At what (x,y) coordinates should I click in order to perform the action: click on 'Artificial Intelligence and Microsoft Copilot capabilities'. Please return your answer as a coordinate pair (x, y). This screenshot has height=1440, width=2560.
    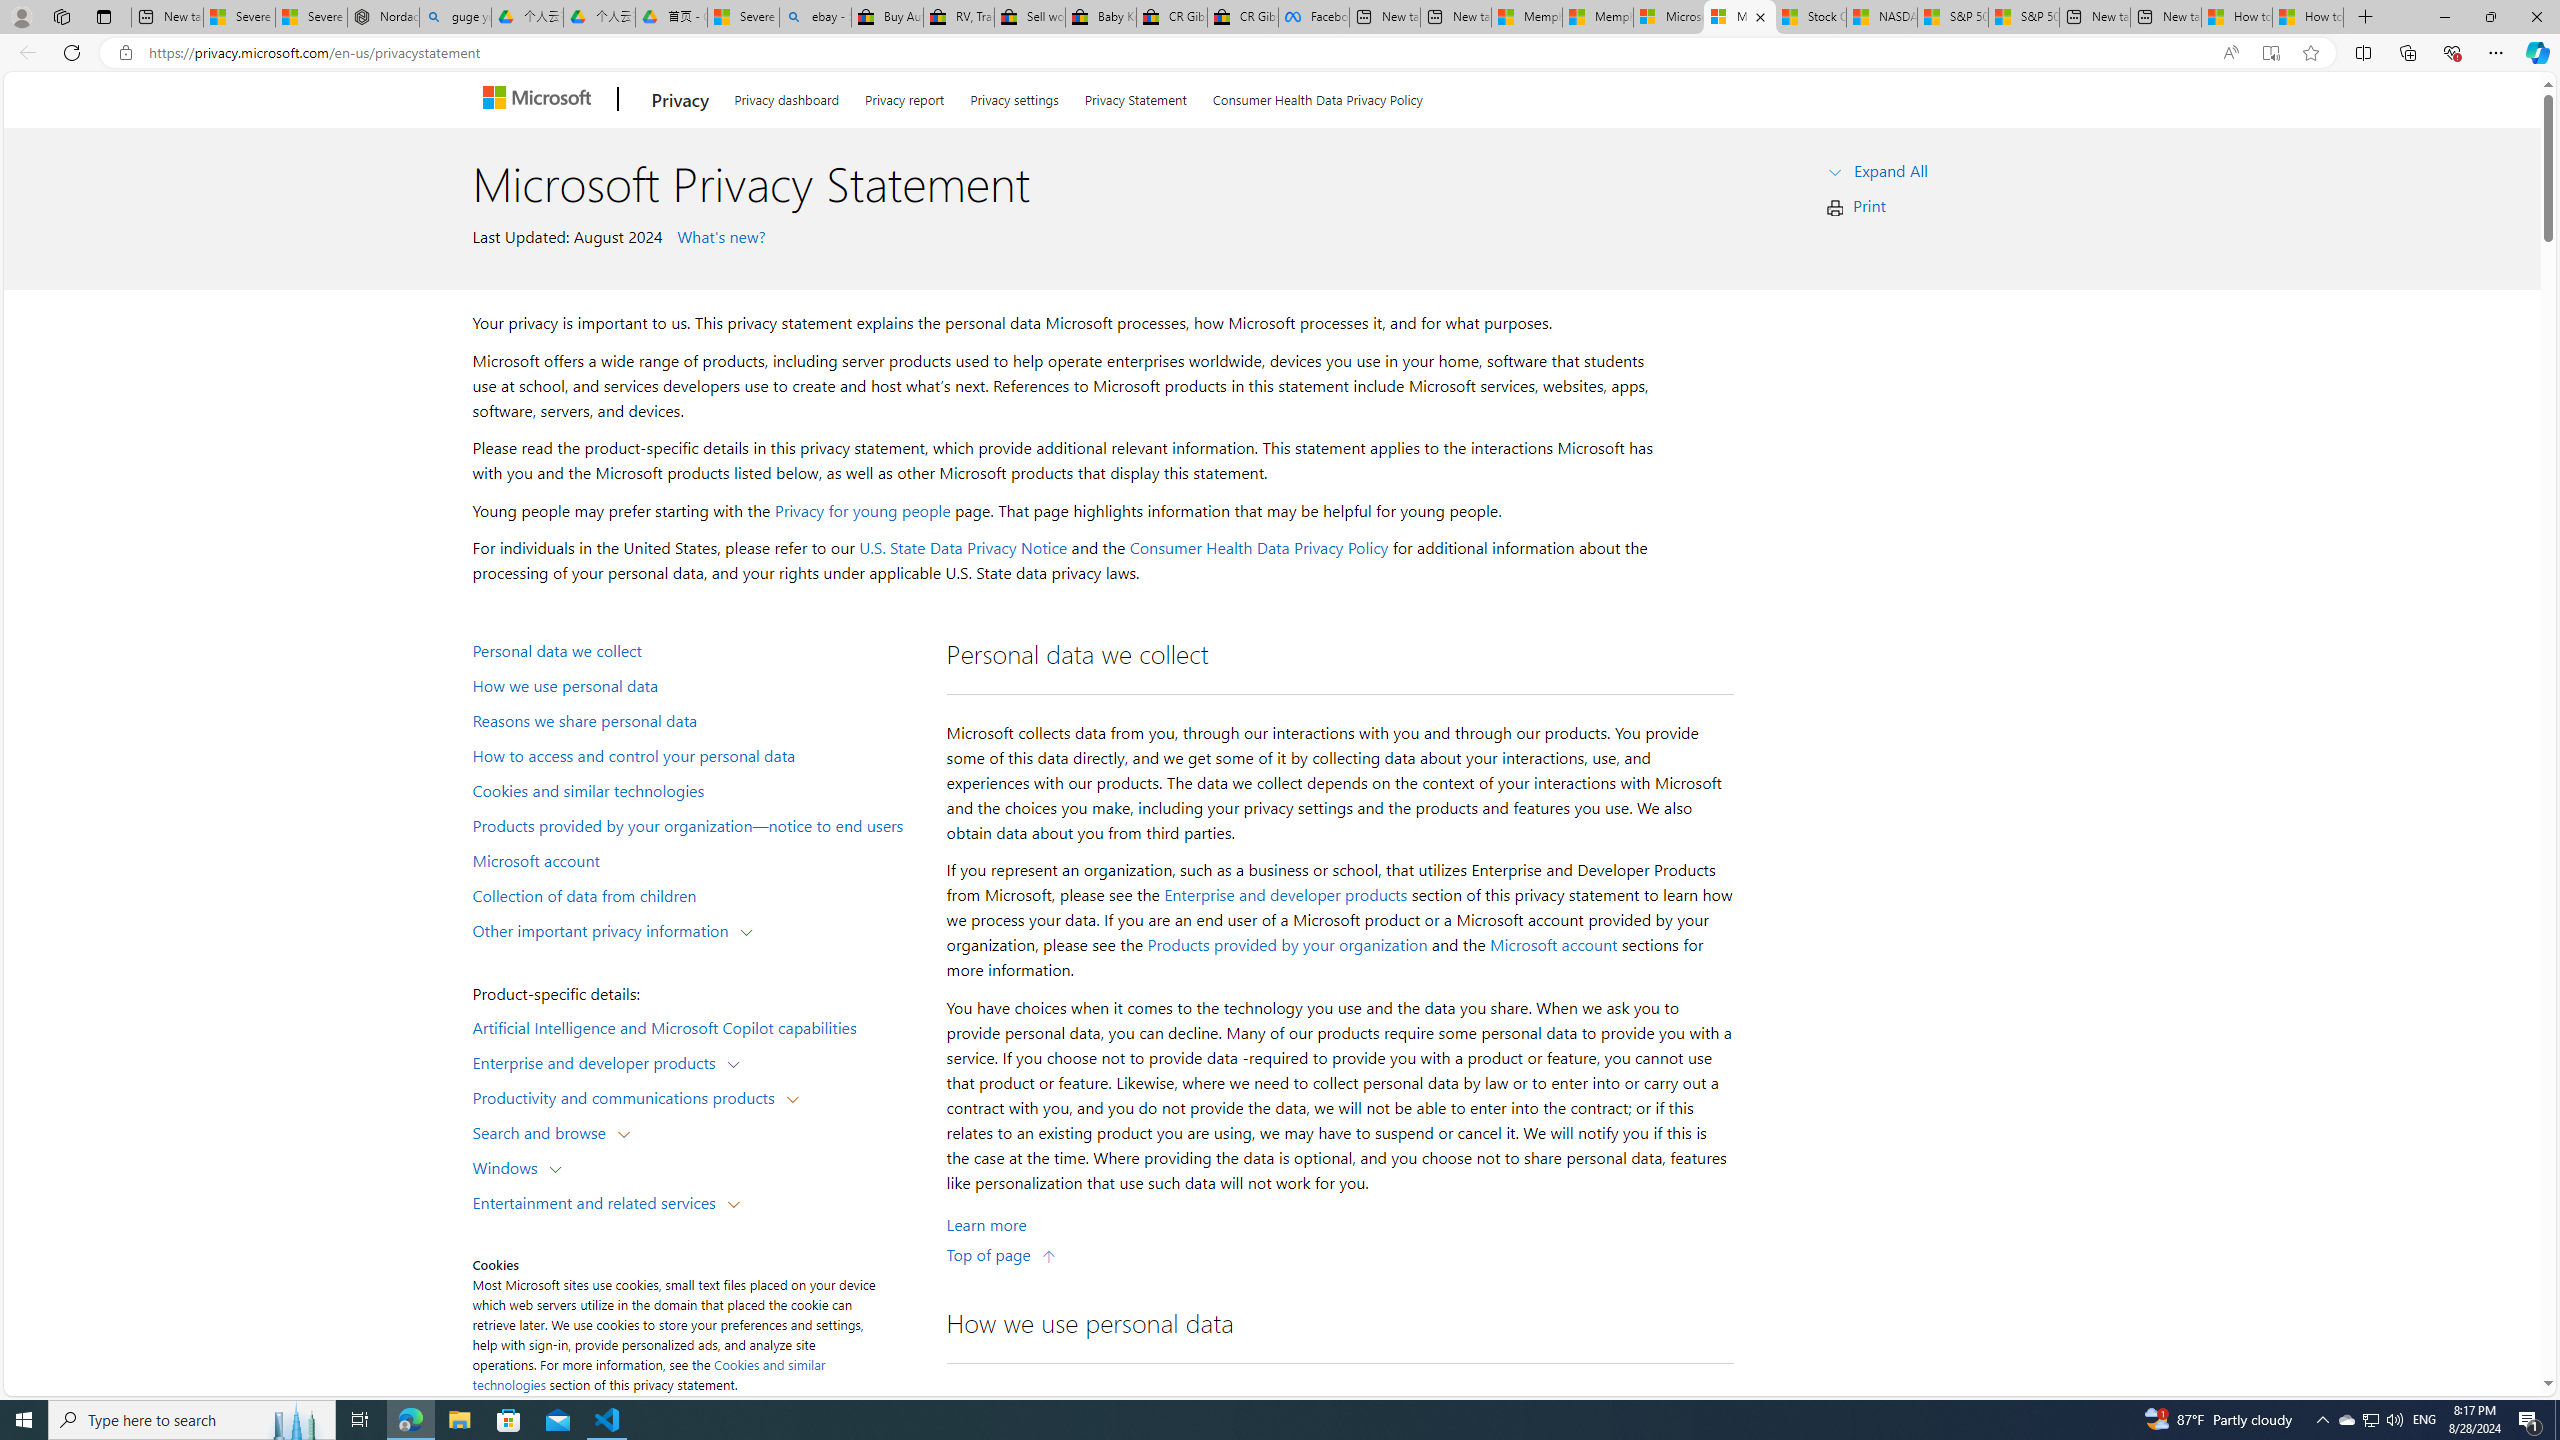
    Looking at the image, I should click on (696, 1026).